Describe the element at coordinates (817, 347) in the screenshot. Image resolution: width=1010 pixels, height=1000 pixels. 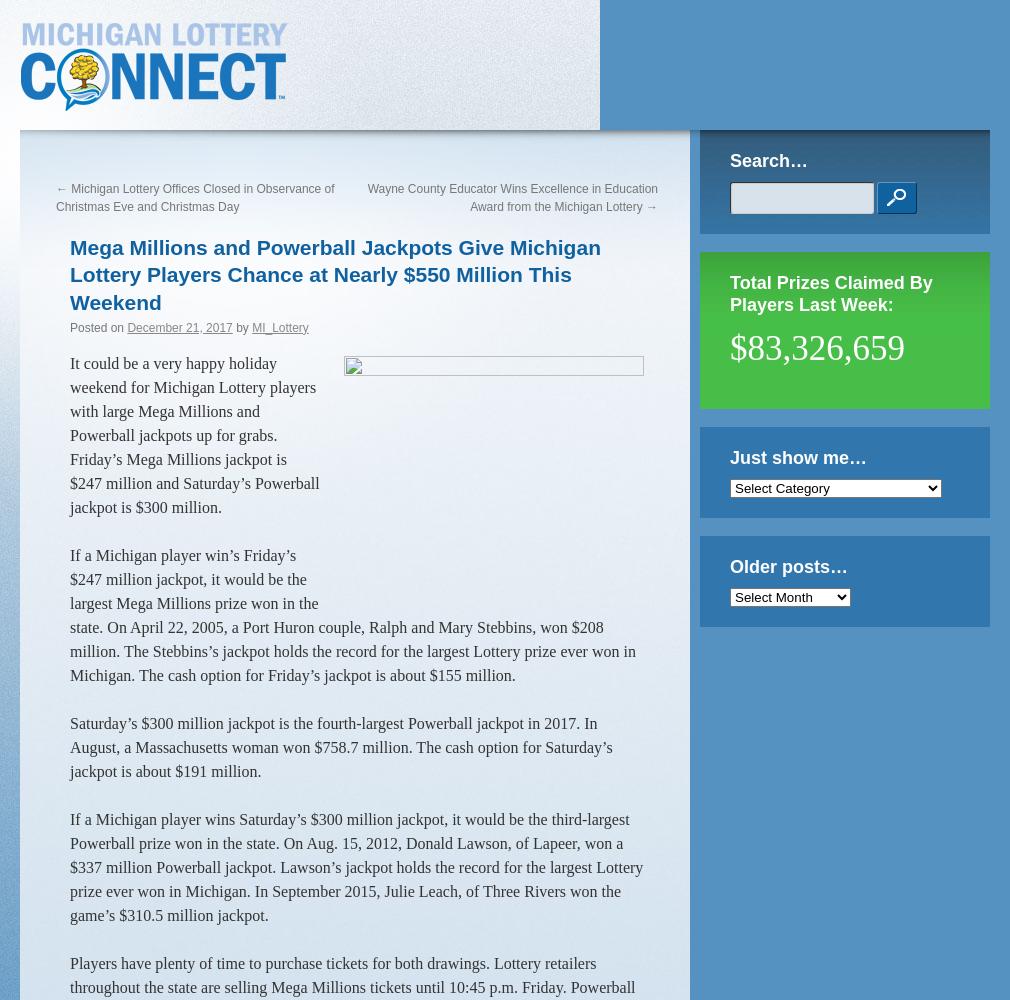
I see `'$83,326,659'` at that location.